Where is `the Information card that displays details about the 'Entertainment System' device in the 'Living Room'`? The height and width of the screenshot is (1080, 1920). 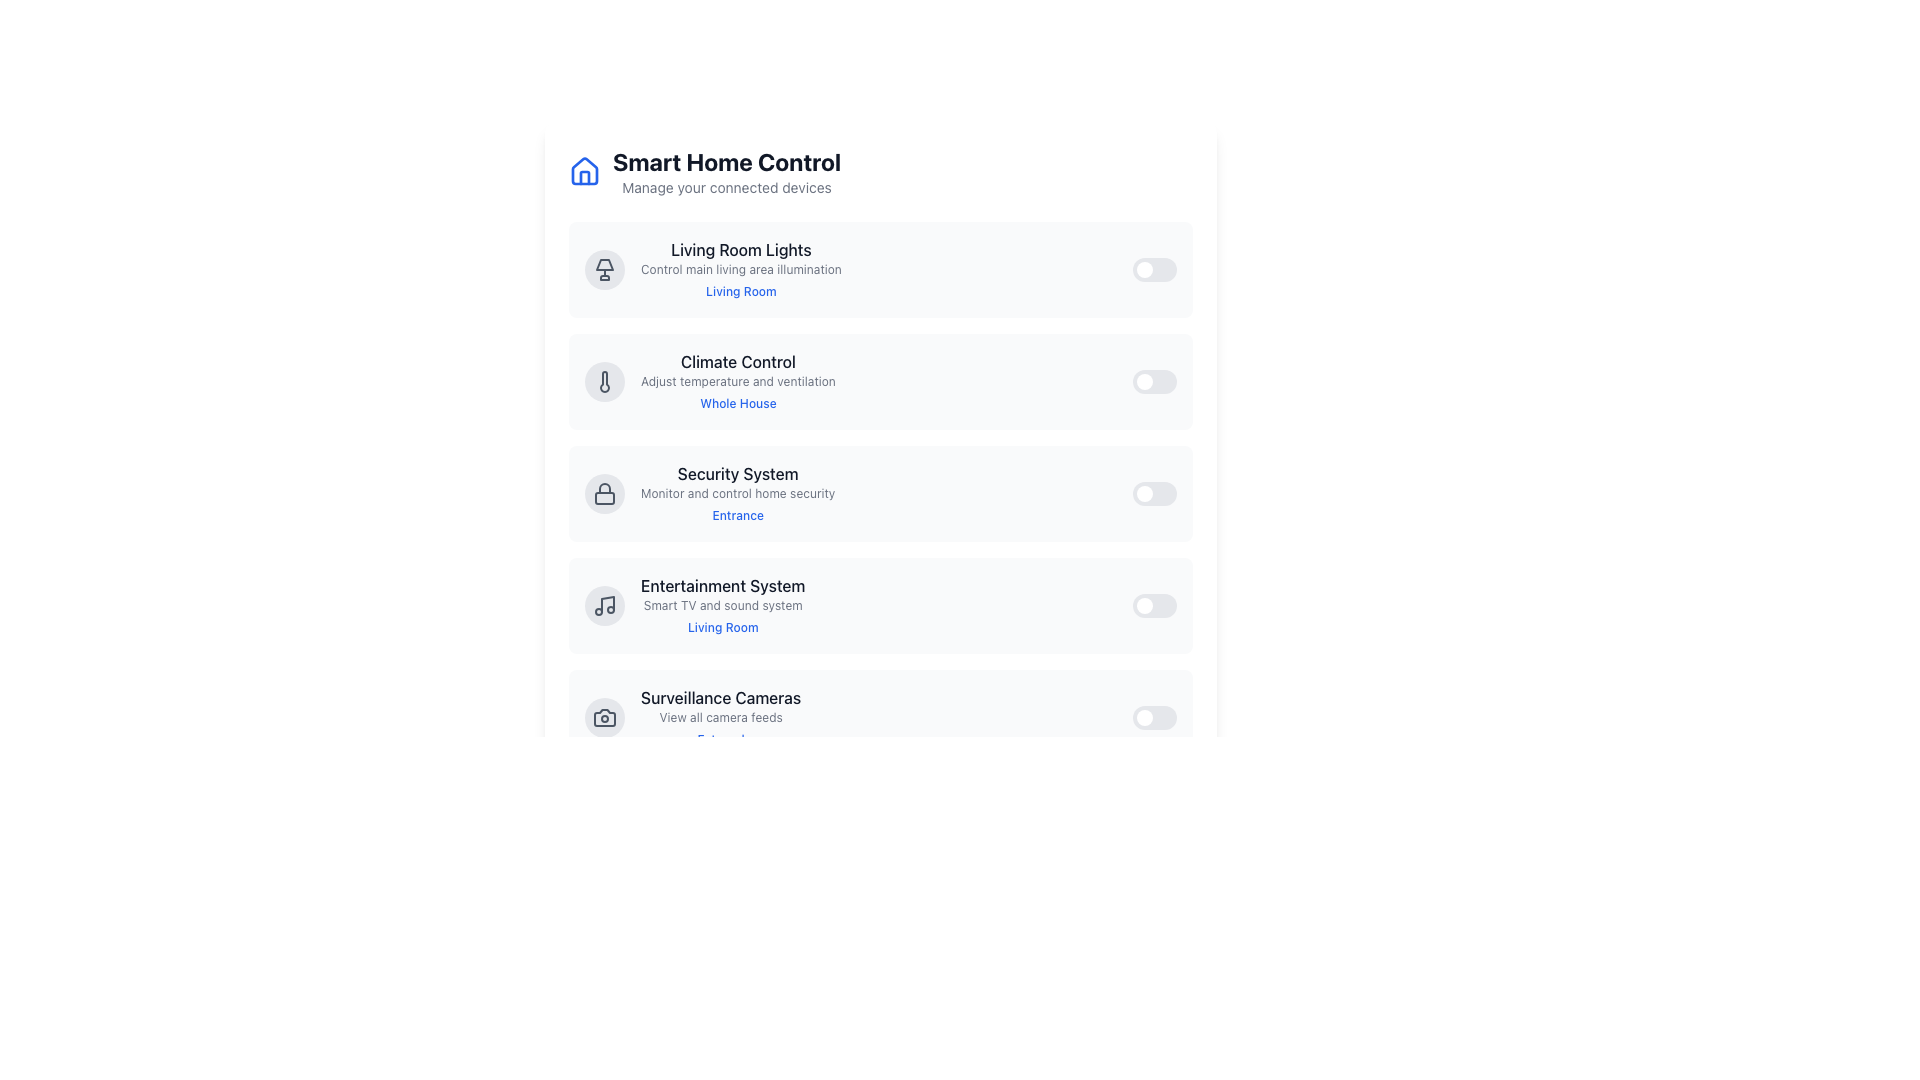 the Information card that displays details about the 'Entertainment System' device in the 'Living Room' is located at coordinates (695, 604).